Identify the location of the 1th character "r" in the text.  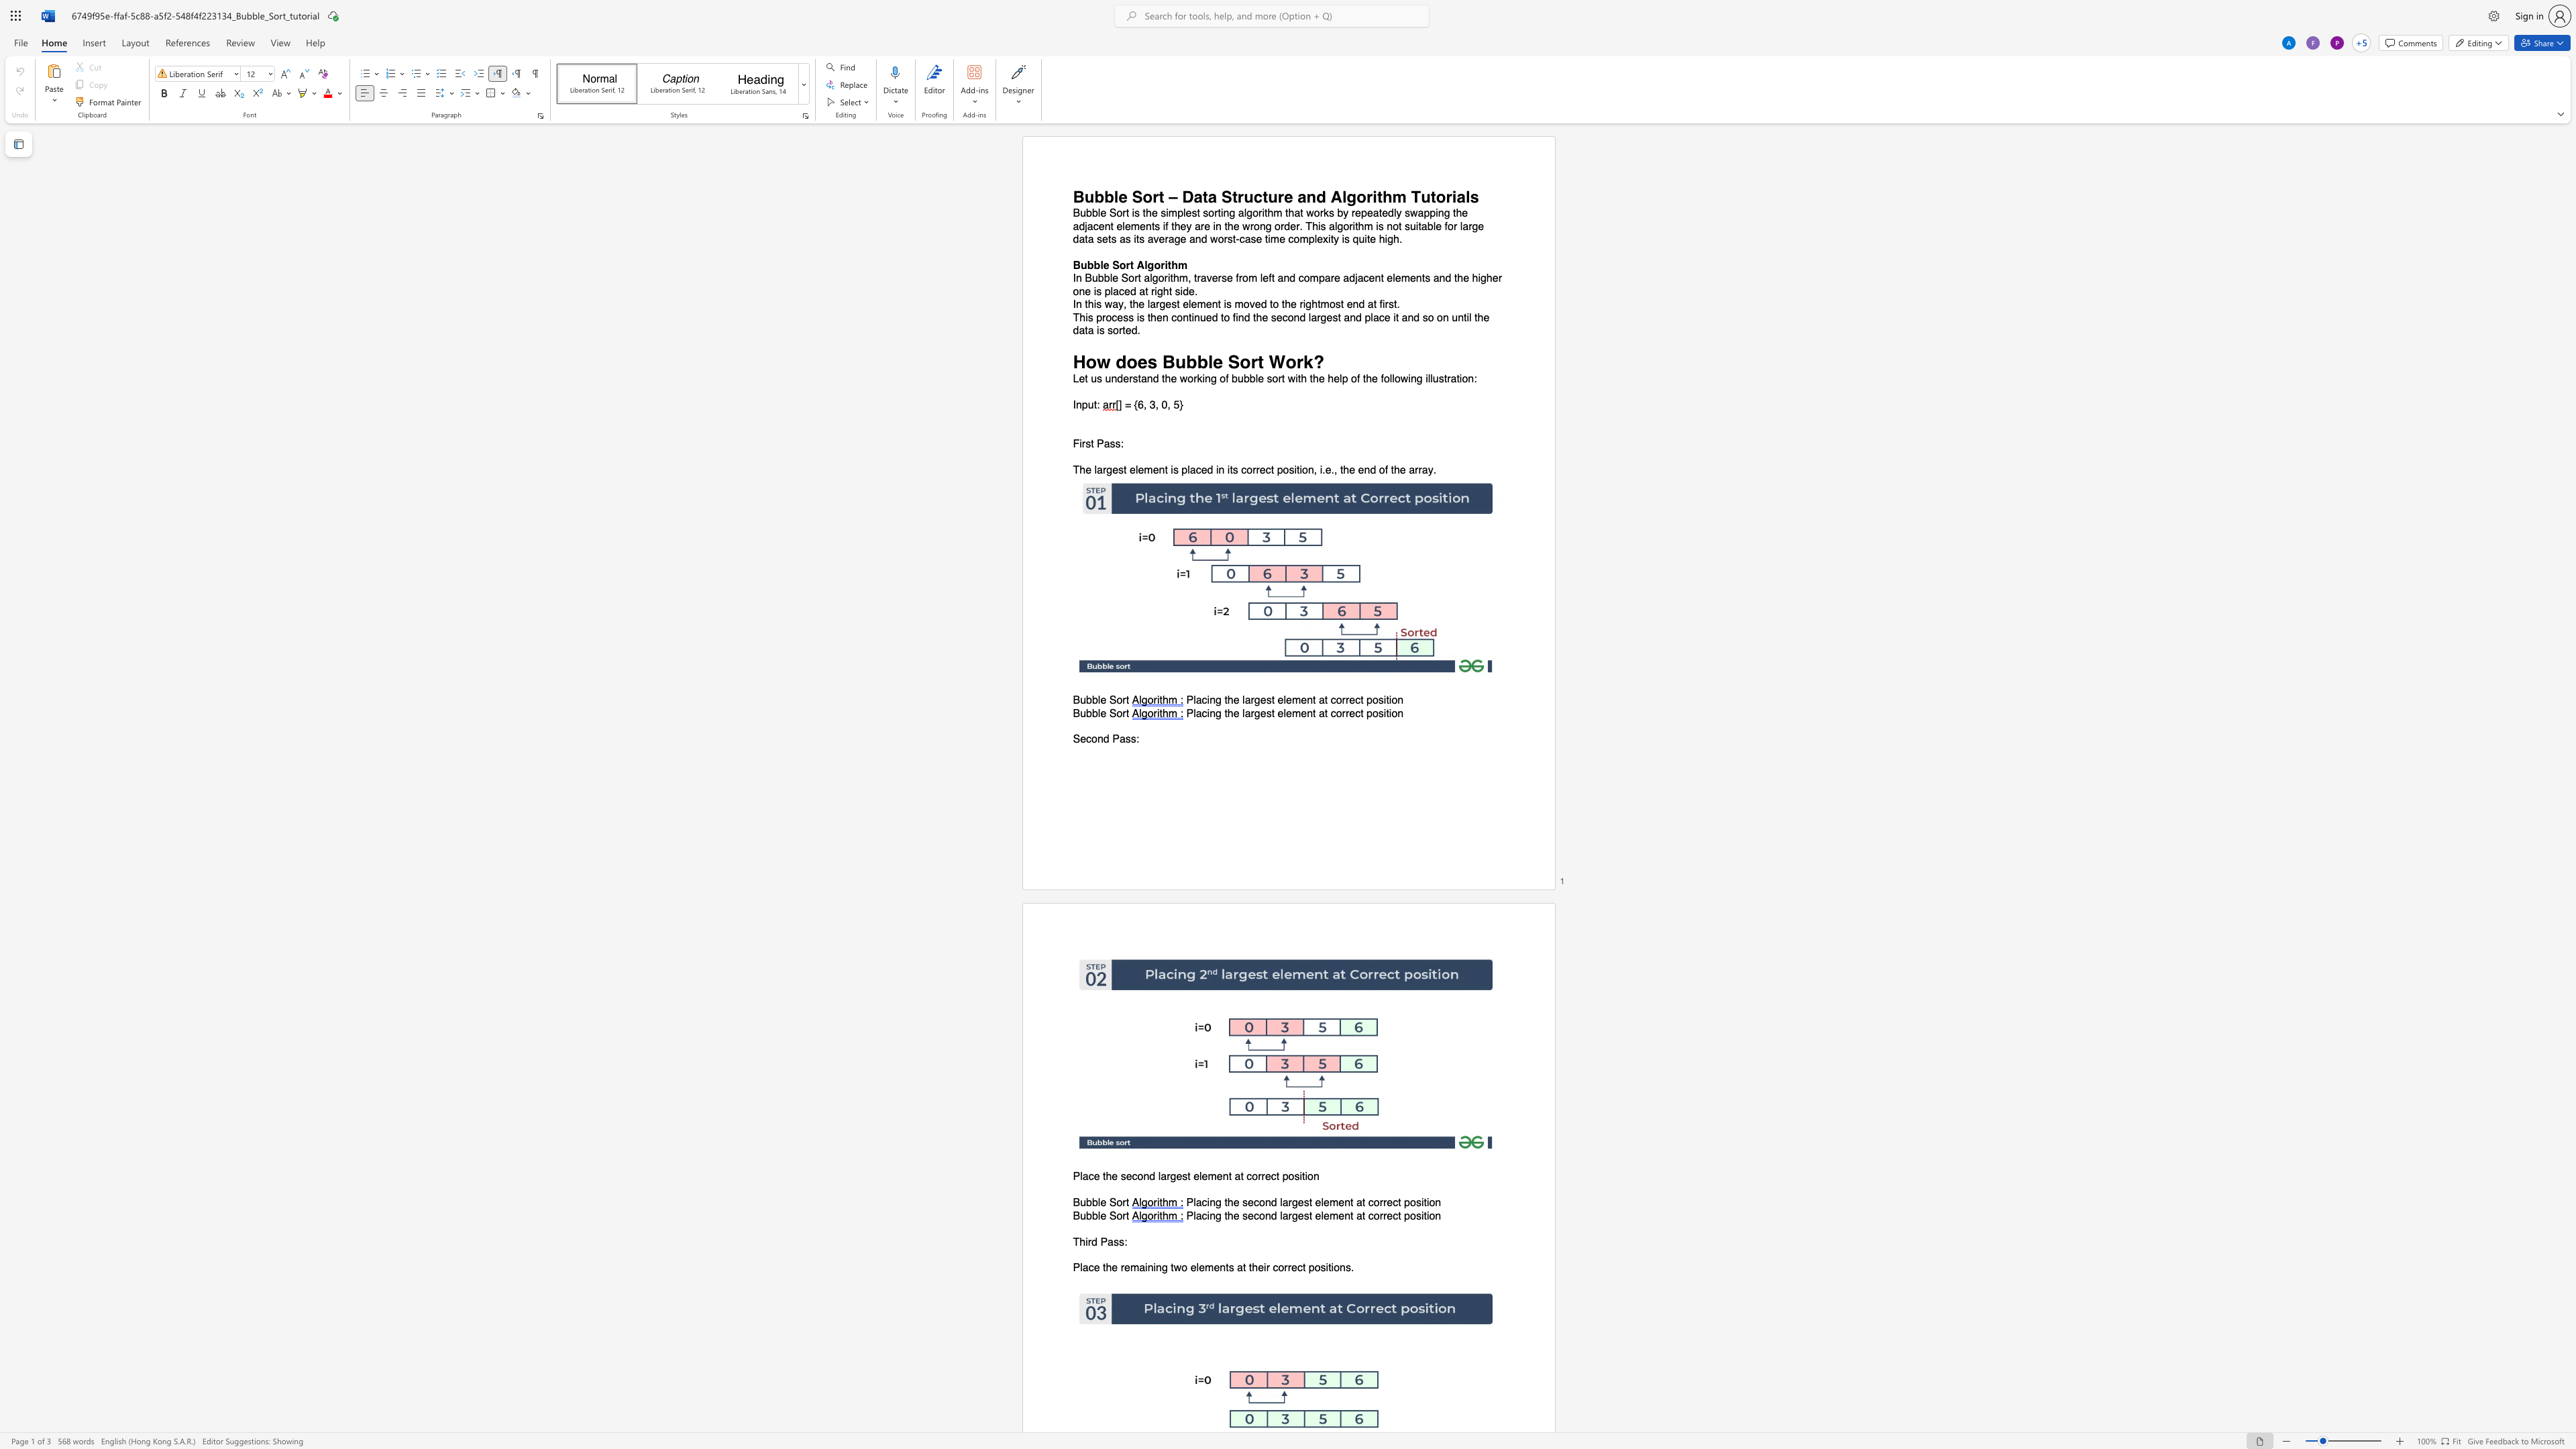
(1252, 700).